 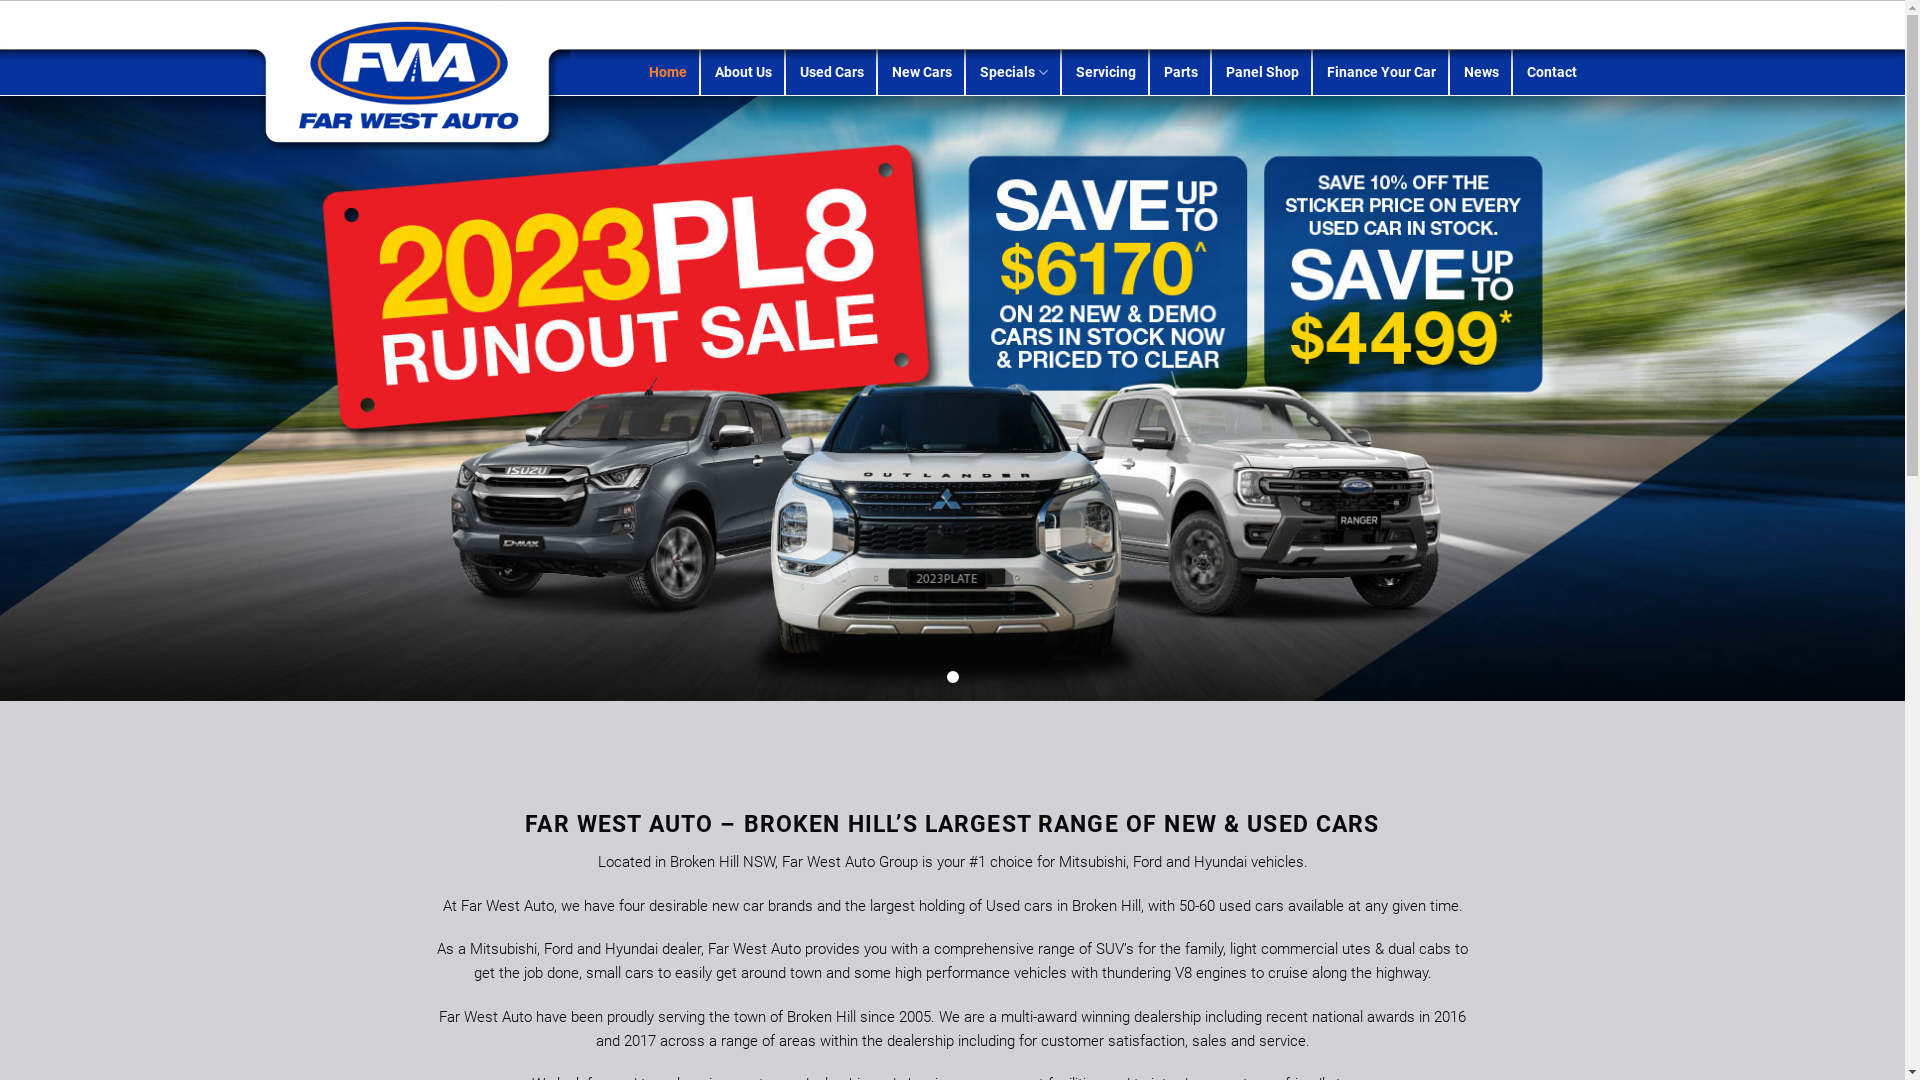 What do you see at coordinates (1224, 71) in the screenshot?
I see `'Panel Shop'` at bounding box center [1224, 71].